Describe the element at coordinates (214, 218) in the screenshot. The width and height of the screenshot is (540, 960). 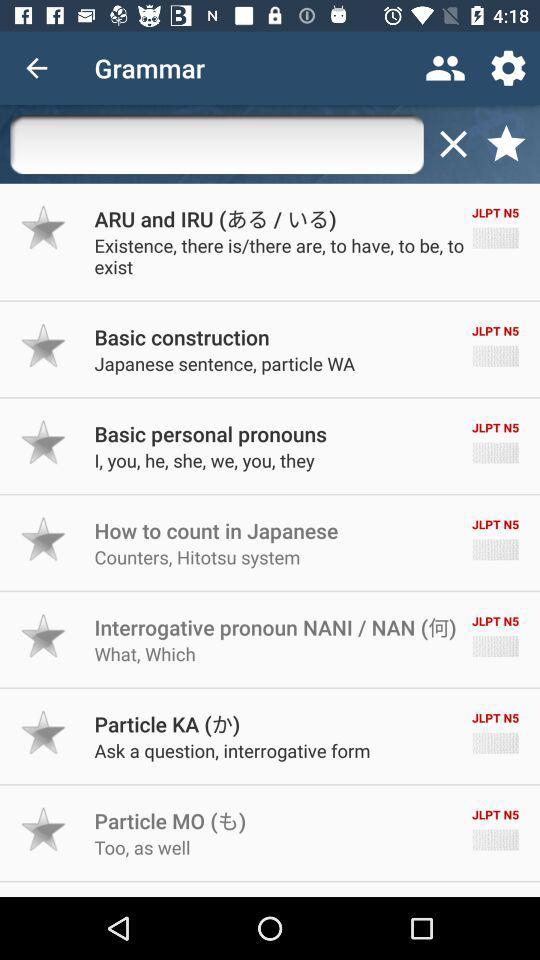
I see `icon above the existence there is icon` at that location.